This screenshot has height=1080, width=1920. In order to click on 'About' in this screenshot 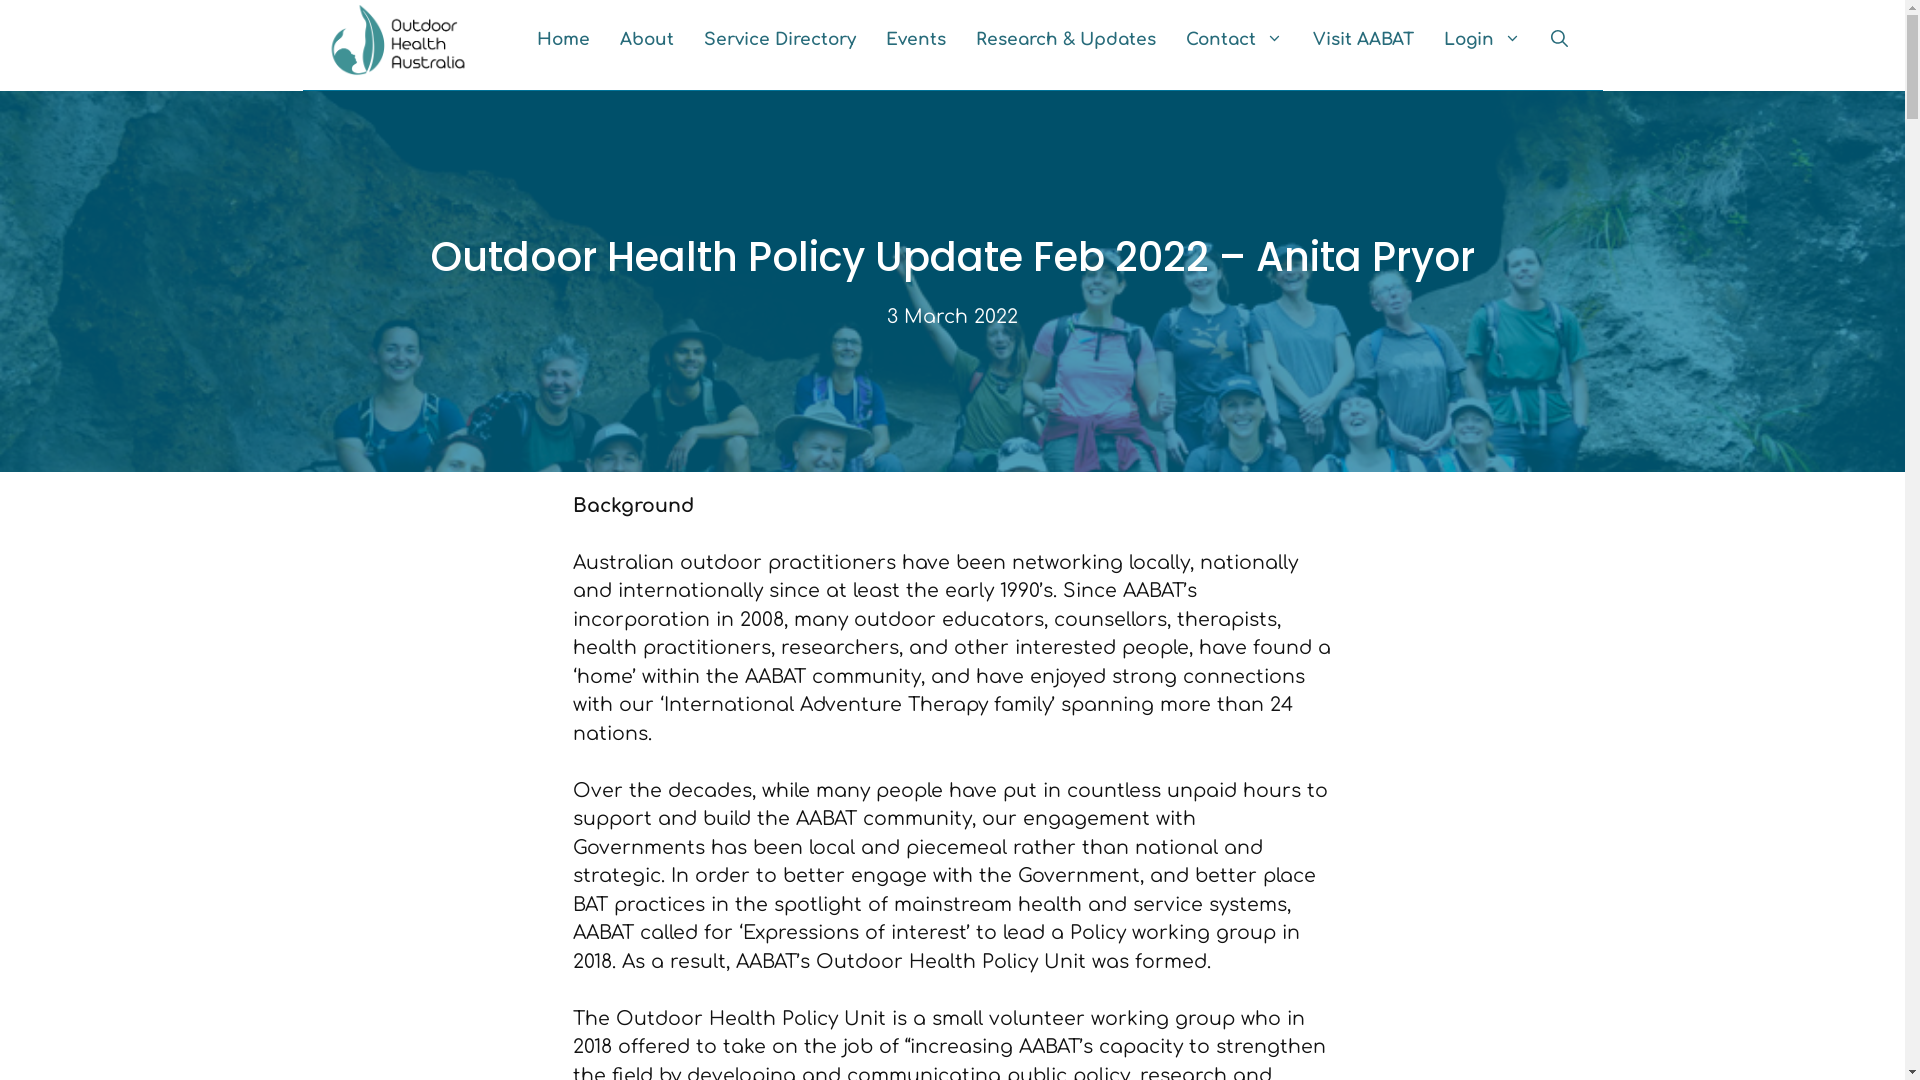, I will do `click(603, 39)`.